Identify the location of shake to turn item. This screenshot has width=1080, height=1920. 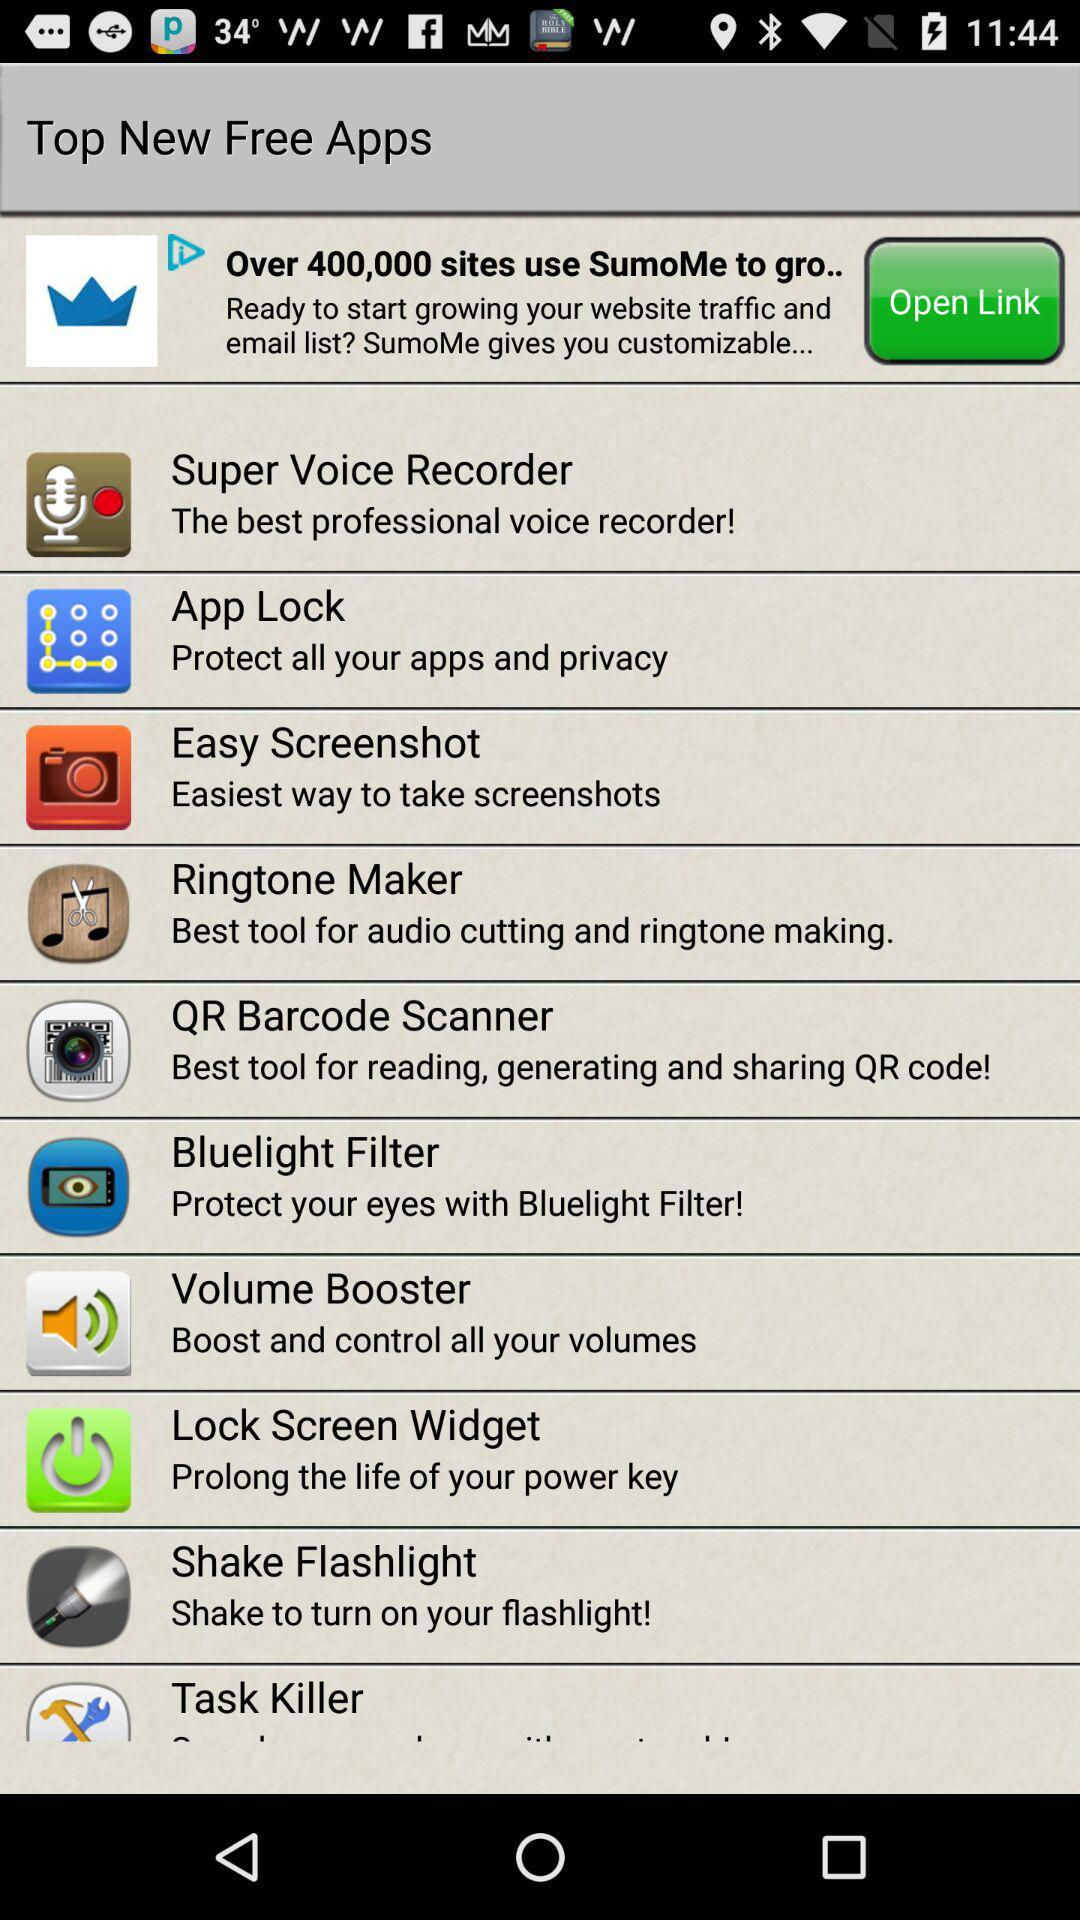
(624, 1611).